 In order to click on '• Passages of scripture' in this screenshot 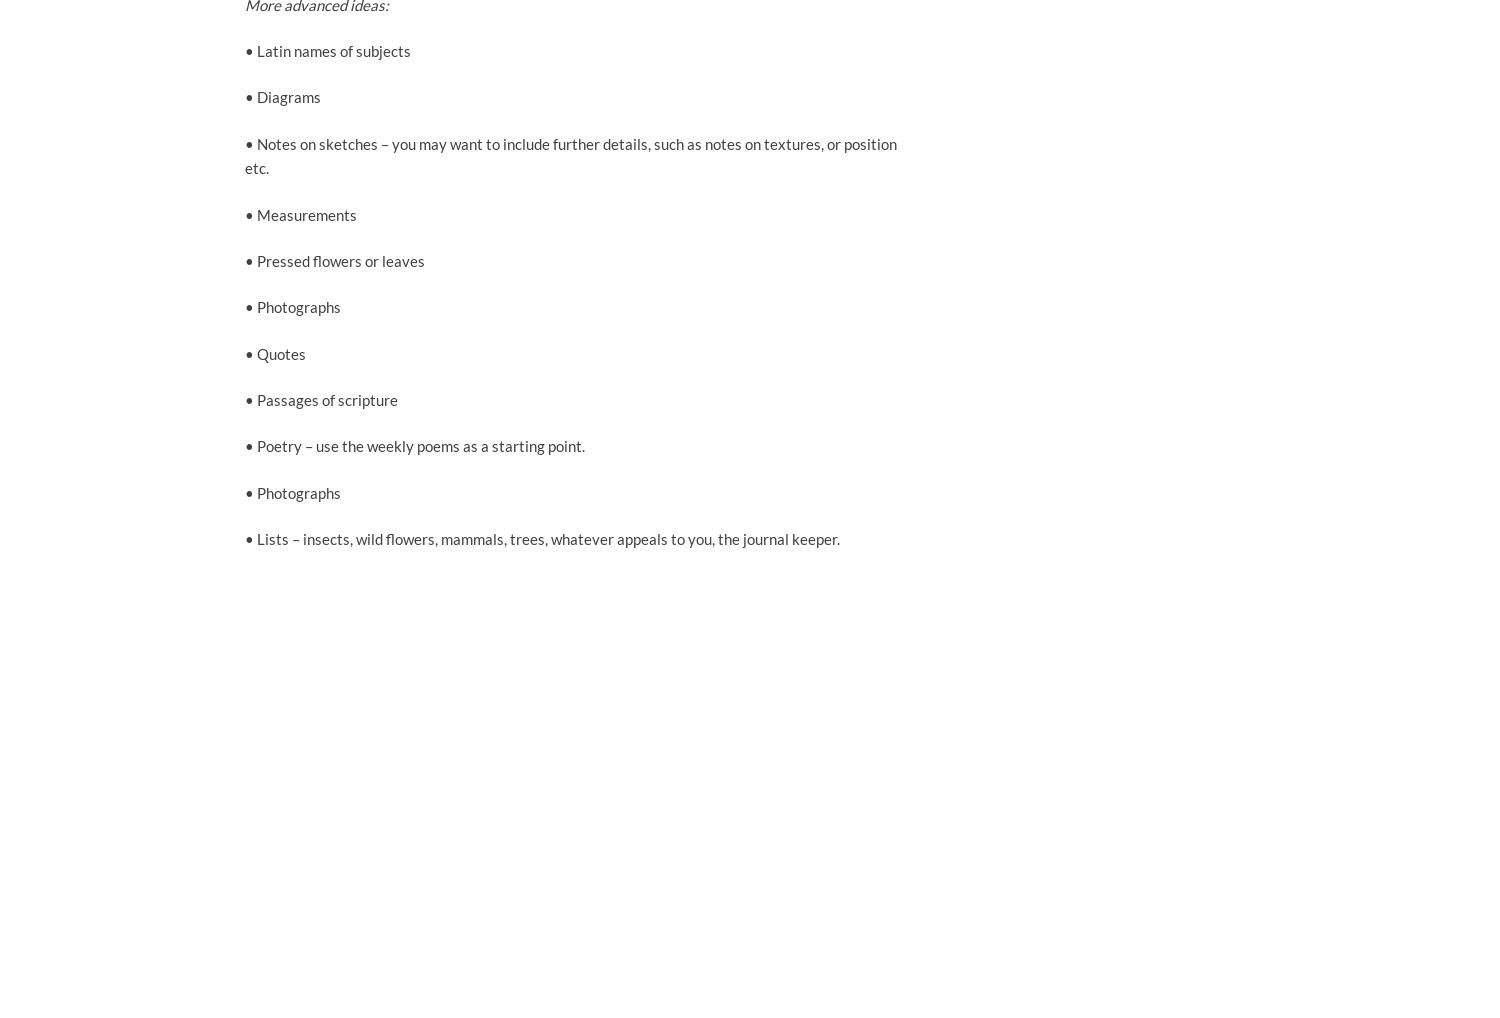, I will do `click(320, 399)`.